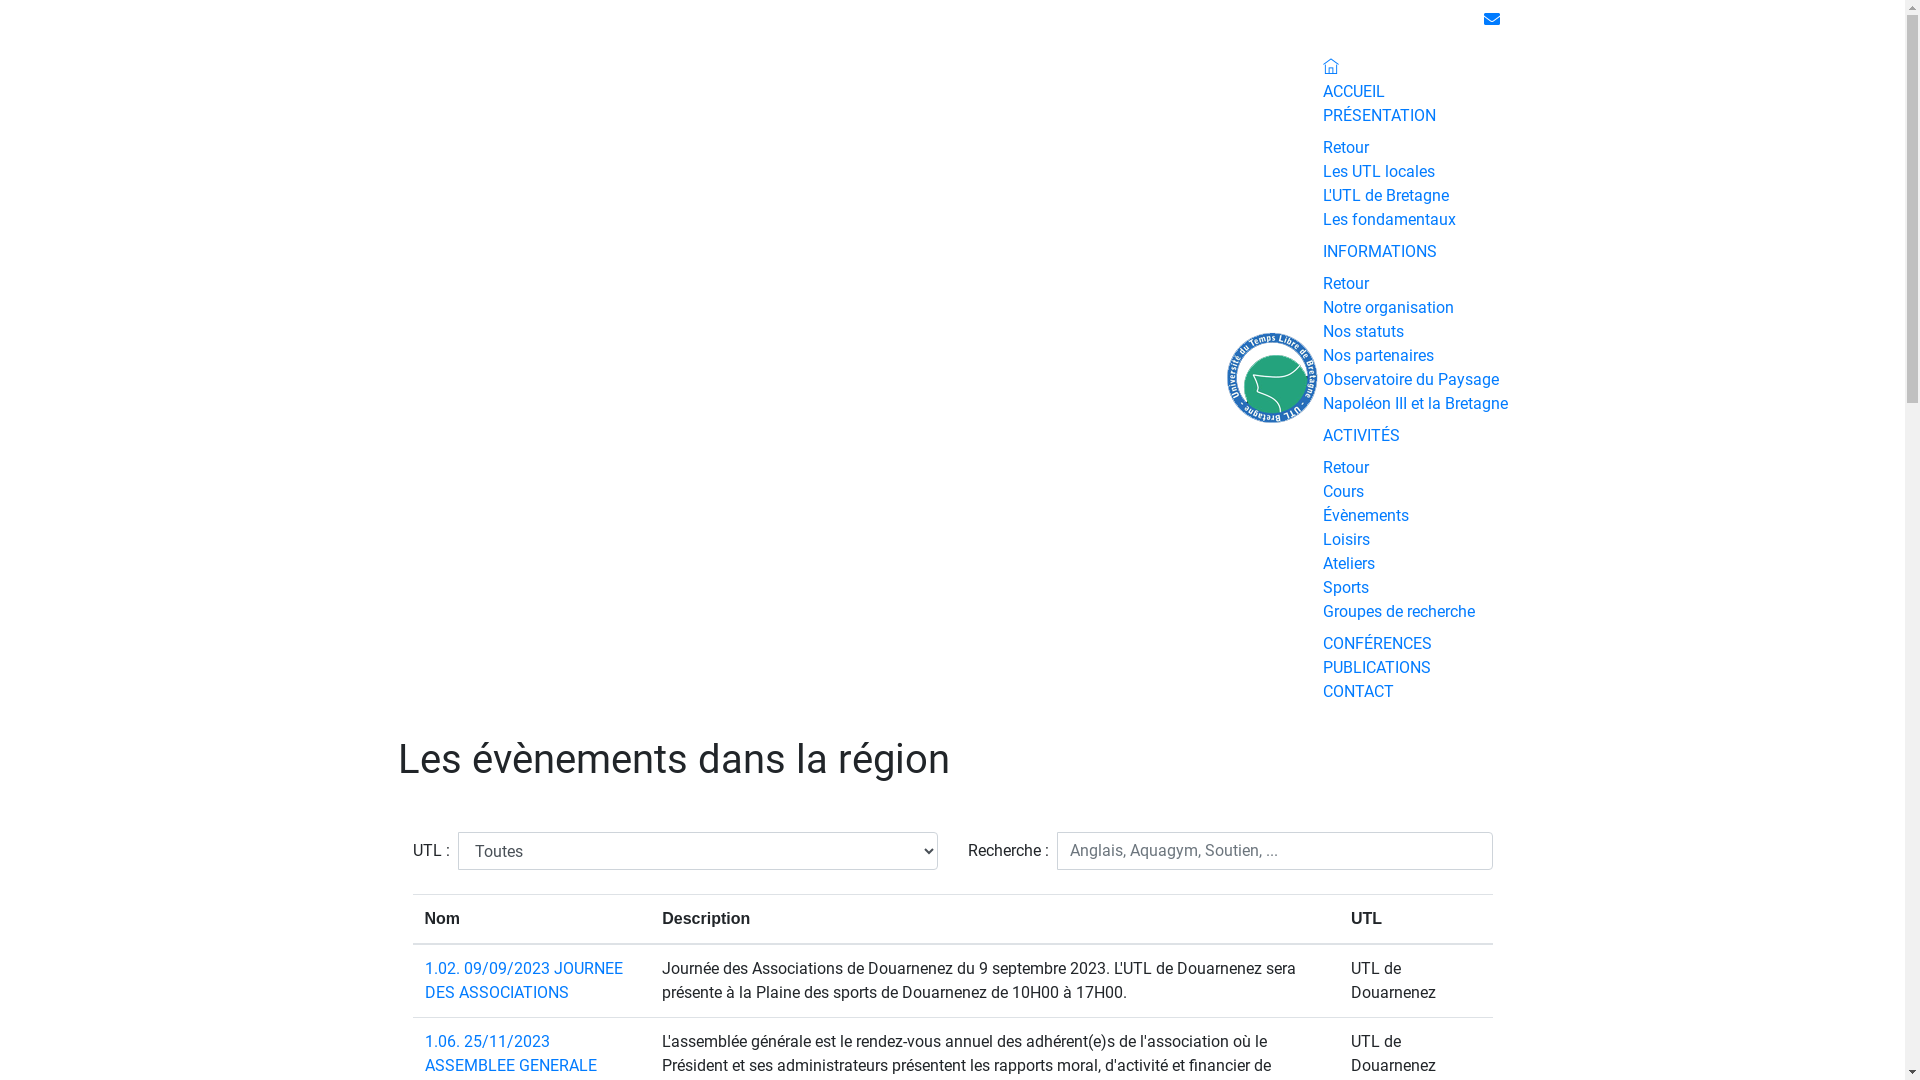 The height and width of the screenshot is (1080, 1920). I want to click on 'Observatoire du Paysage', so click(1321, 379).